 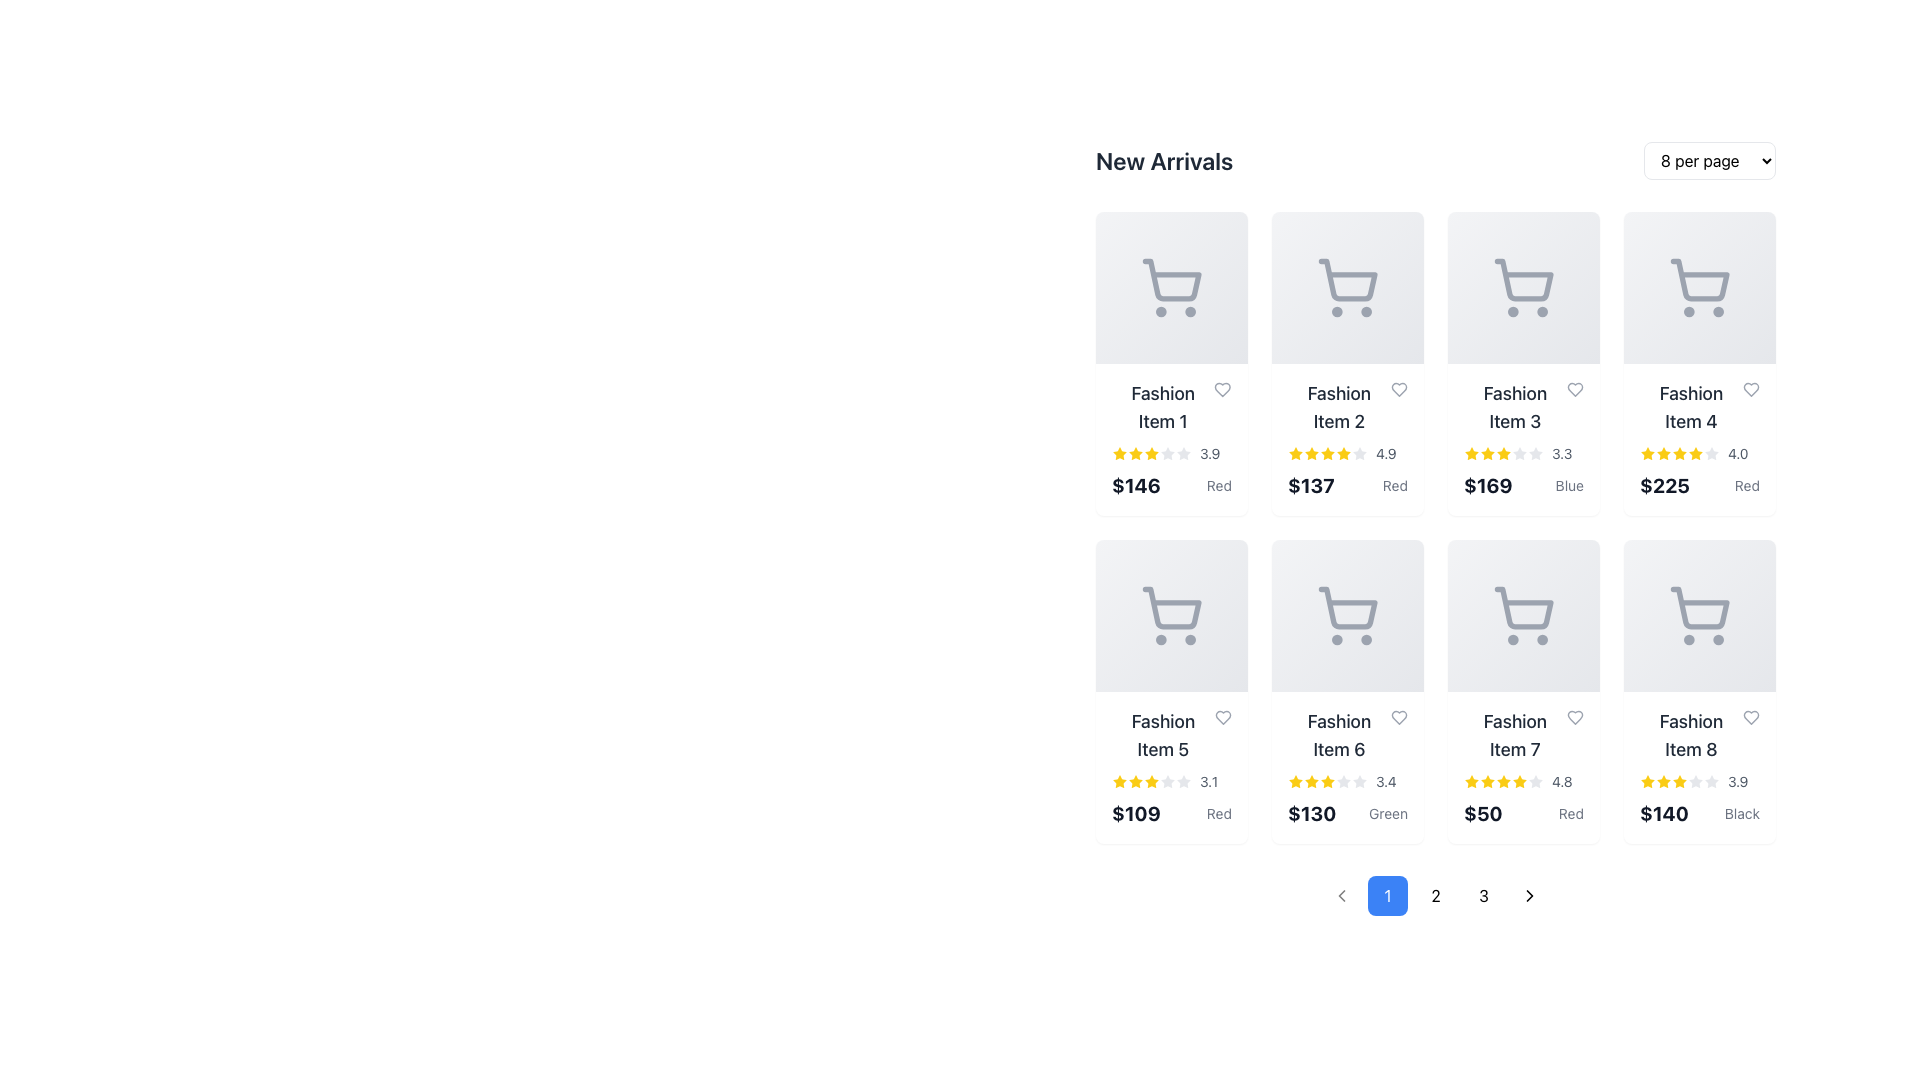 I want to click on the nearby areas related to the Text label in the 'New Arrivals' section, which serves as the product title located in the second row, third column of the grid layout, so click(x=1348, y=736).